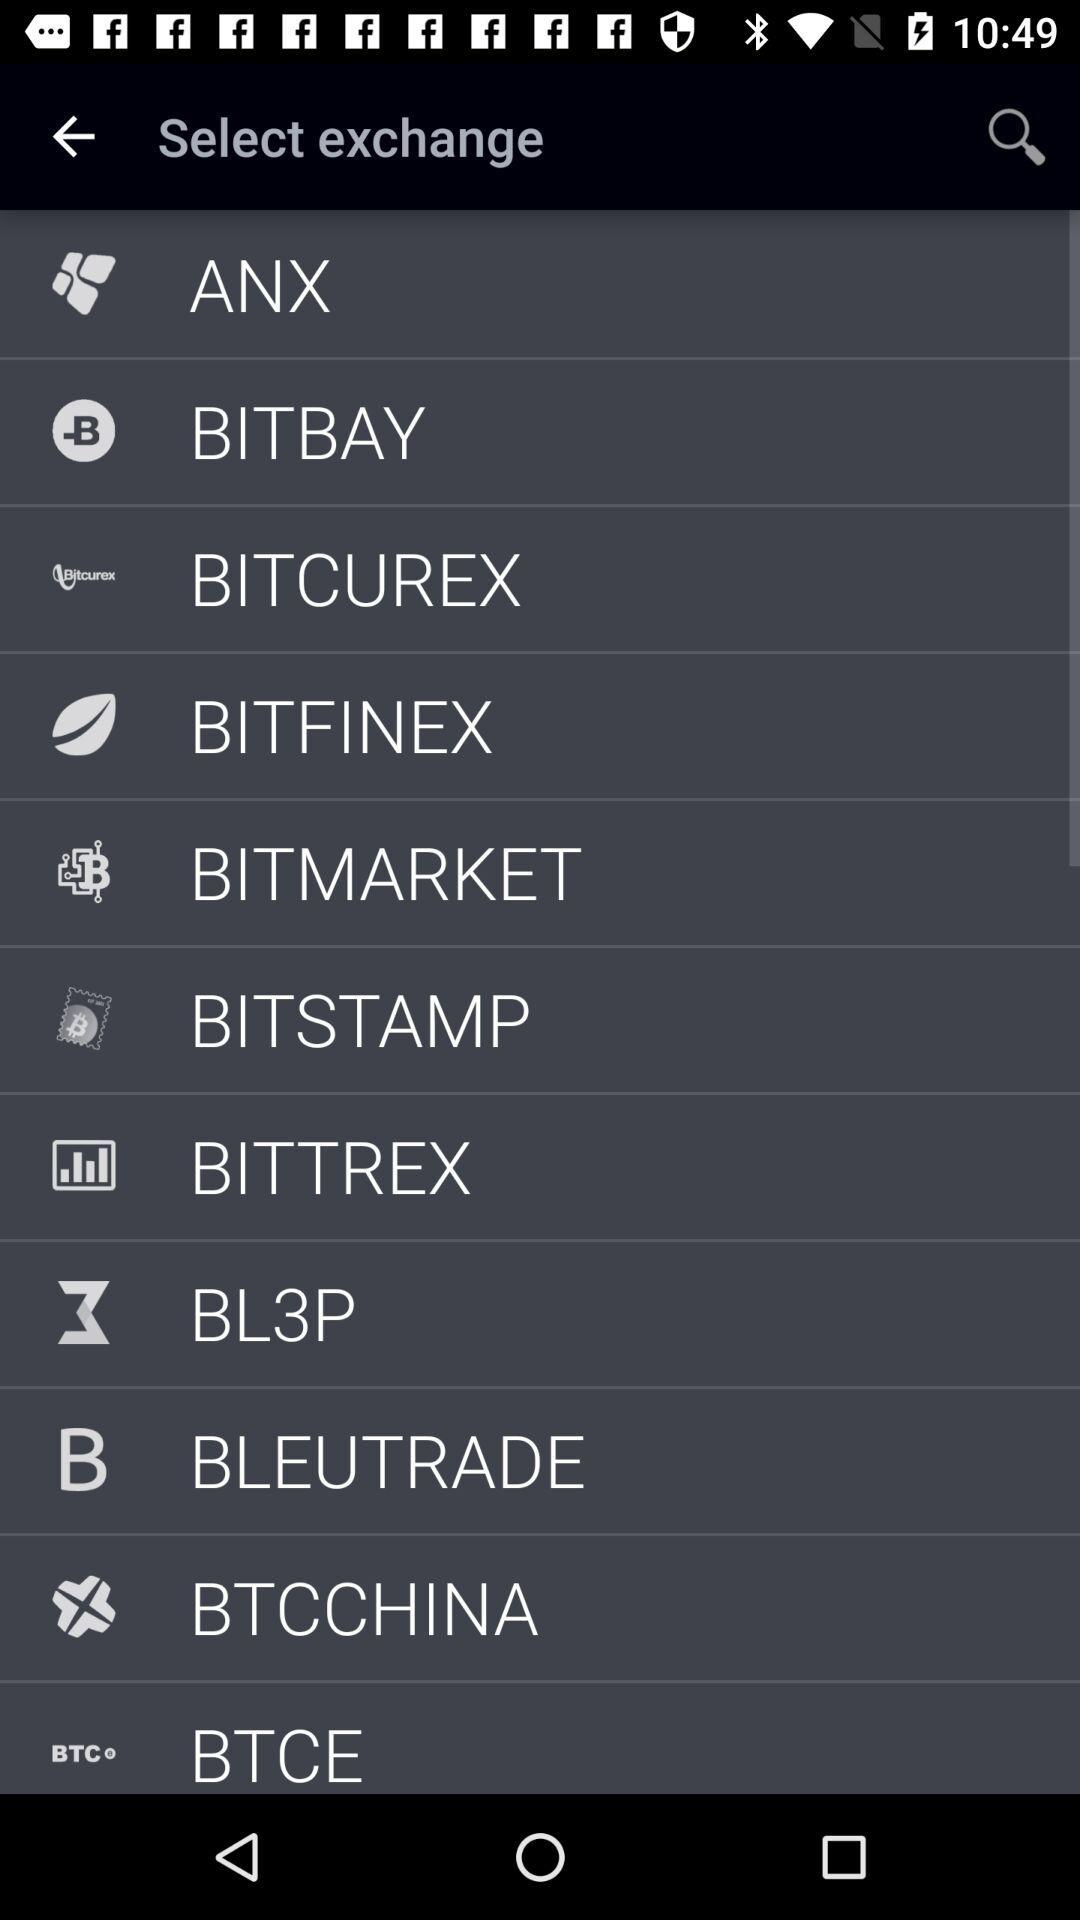 The height and width of the screenshot is (1920, 1080). I want to click on app to the right of the select exchange, so click(1017, 135).